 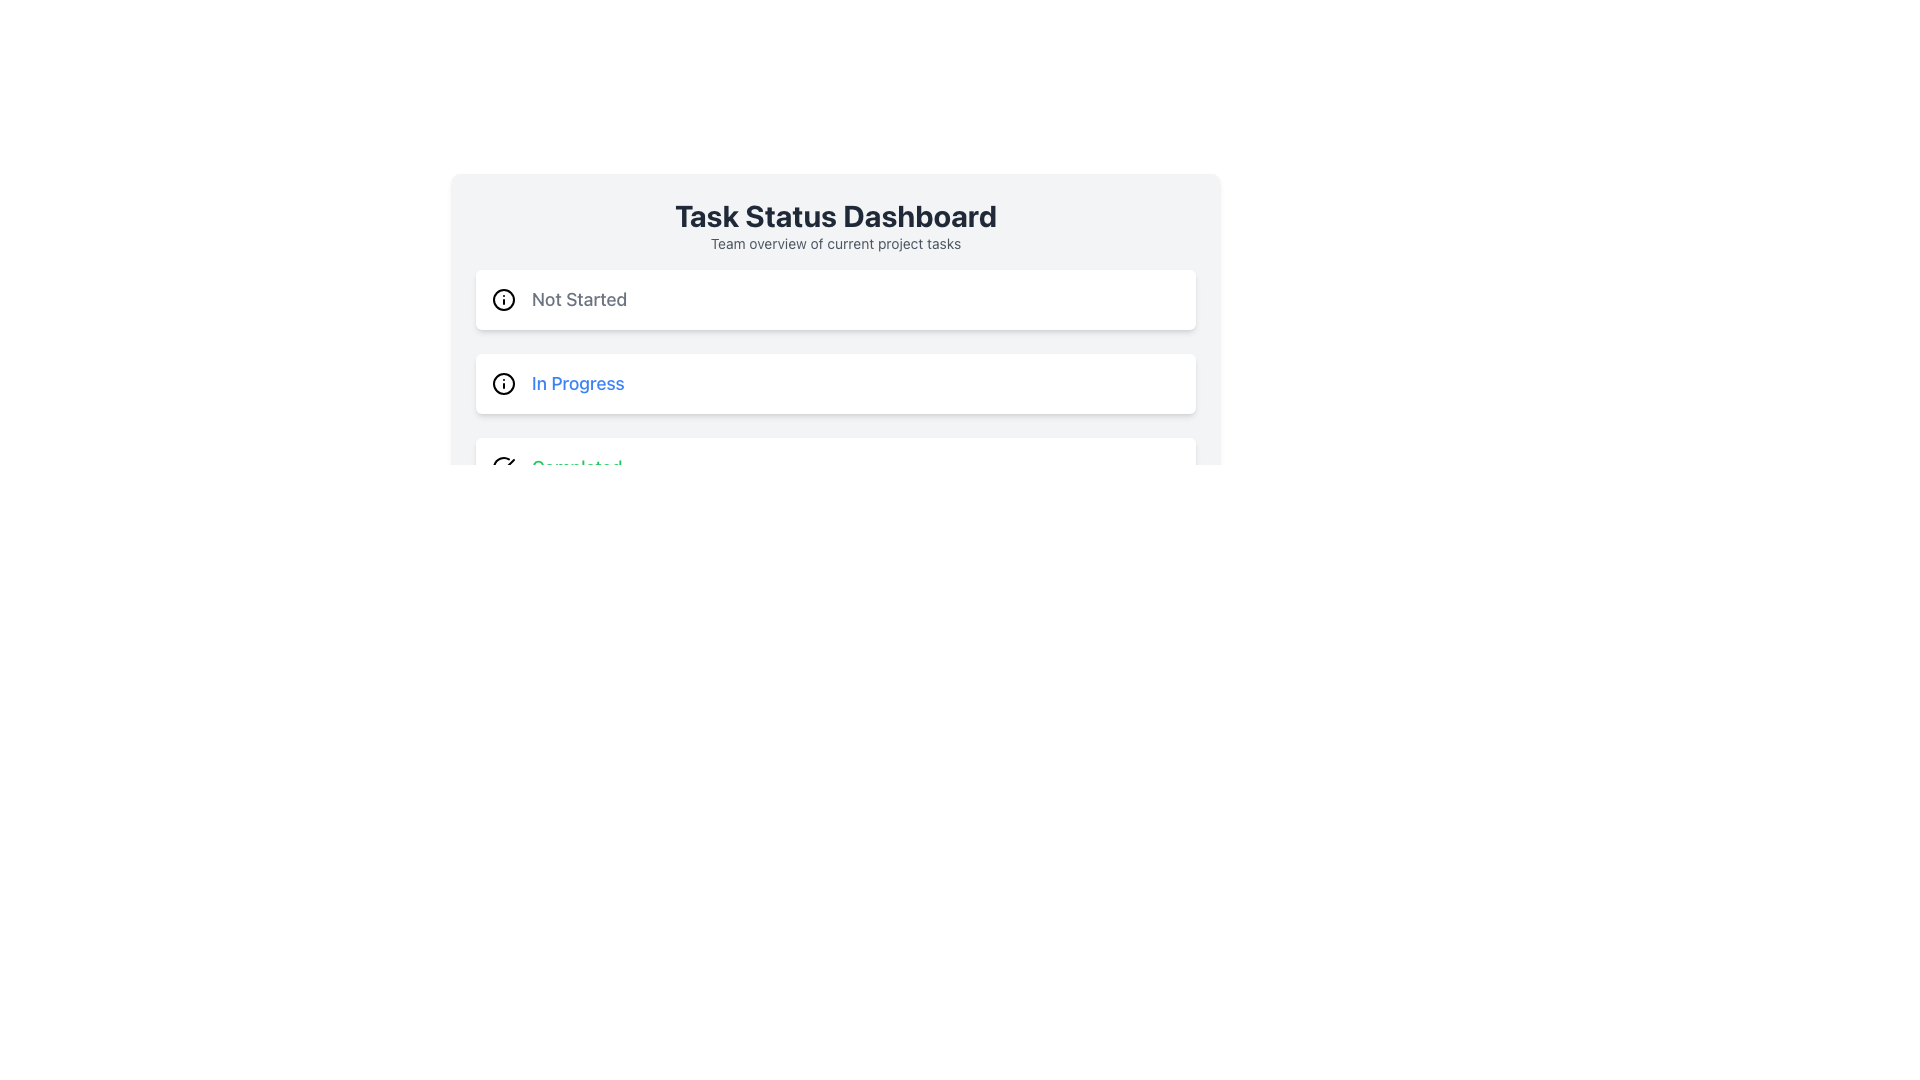 I want to click on the 'Completed' status indicator element located under the 'Task Status Dashboard', which is the third item in the status column, so click(x=835, y=467).